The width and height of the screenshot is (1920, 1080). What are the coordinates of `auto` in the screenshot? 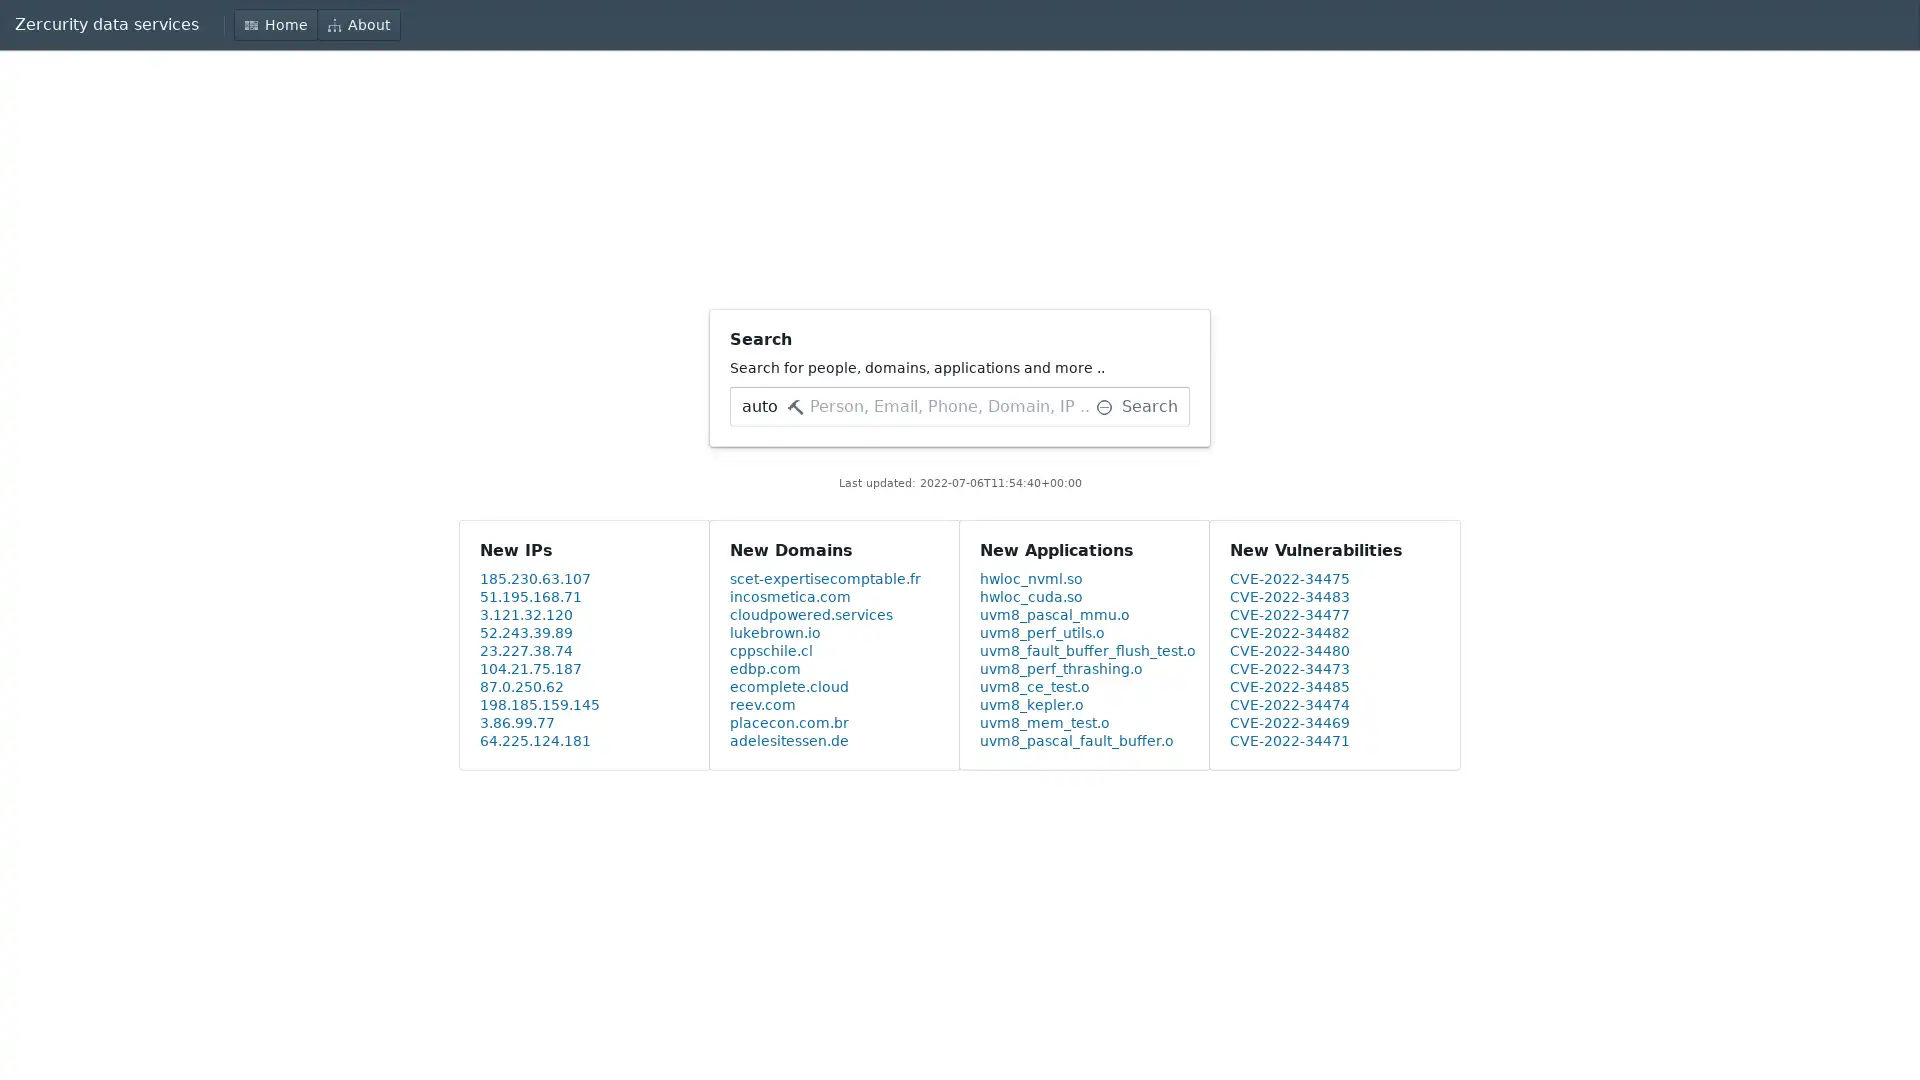 It's located at (771, 405).